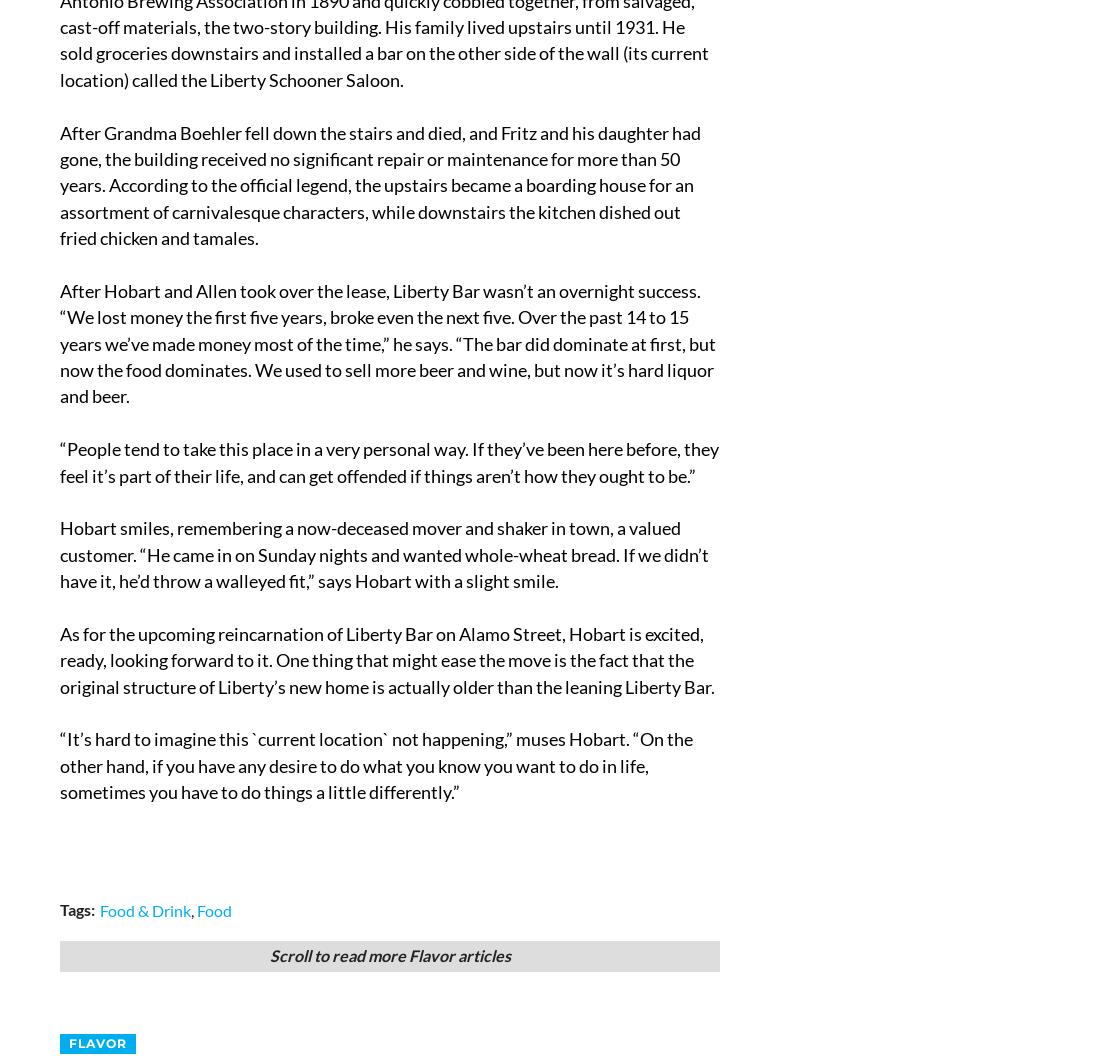 This screenshot has height=1059, width=1100. What do you see at coordinates (376, 764) in the screenshot?
I see `'“It’s hard to imagine this `current location` not happening,” muses Hobart. “On the other hand, if you have any desire to do what you know you want to do in life, sometimes you have to do things a little differently.”'` at bounding box center [376, 764].